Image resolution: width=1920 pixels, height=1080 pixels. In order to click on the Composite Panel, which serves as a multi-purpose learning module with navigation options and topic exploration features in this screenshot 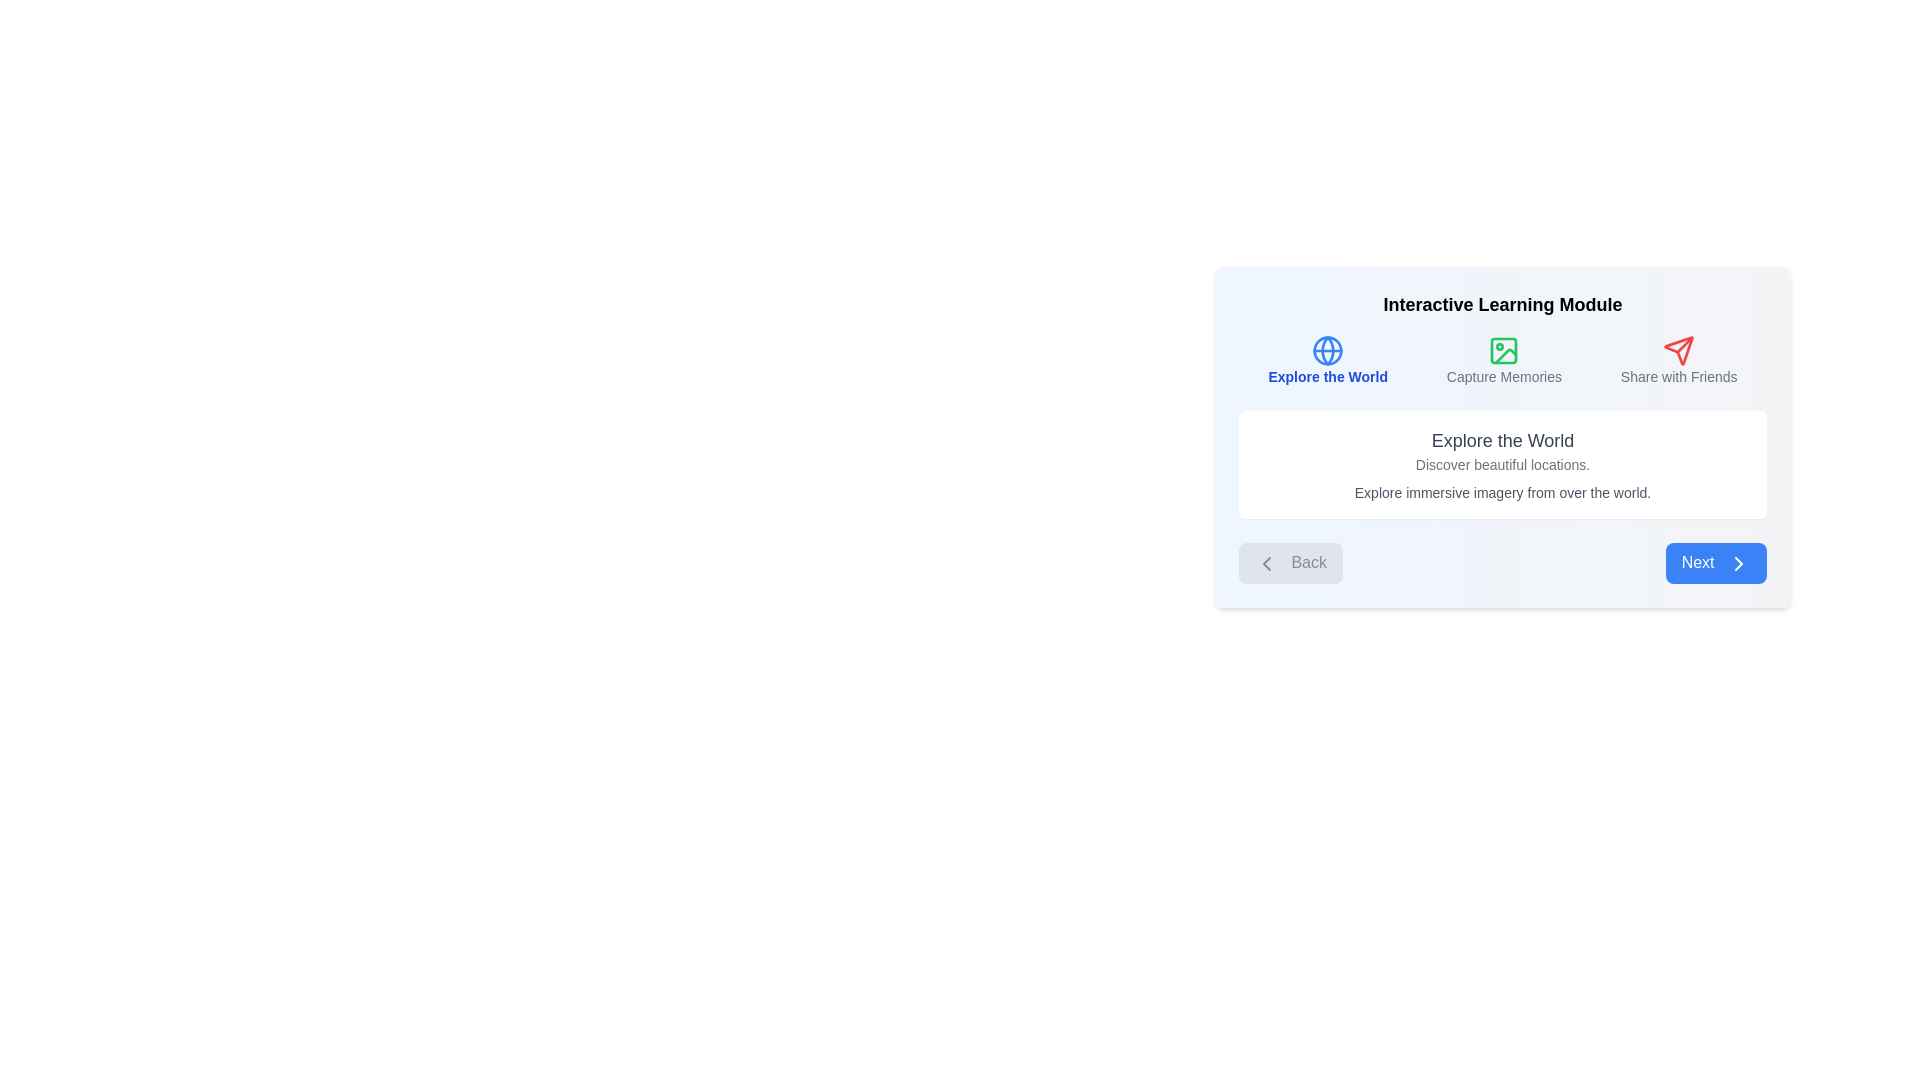, I will do `click(1502, 435)`.